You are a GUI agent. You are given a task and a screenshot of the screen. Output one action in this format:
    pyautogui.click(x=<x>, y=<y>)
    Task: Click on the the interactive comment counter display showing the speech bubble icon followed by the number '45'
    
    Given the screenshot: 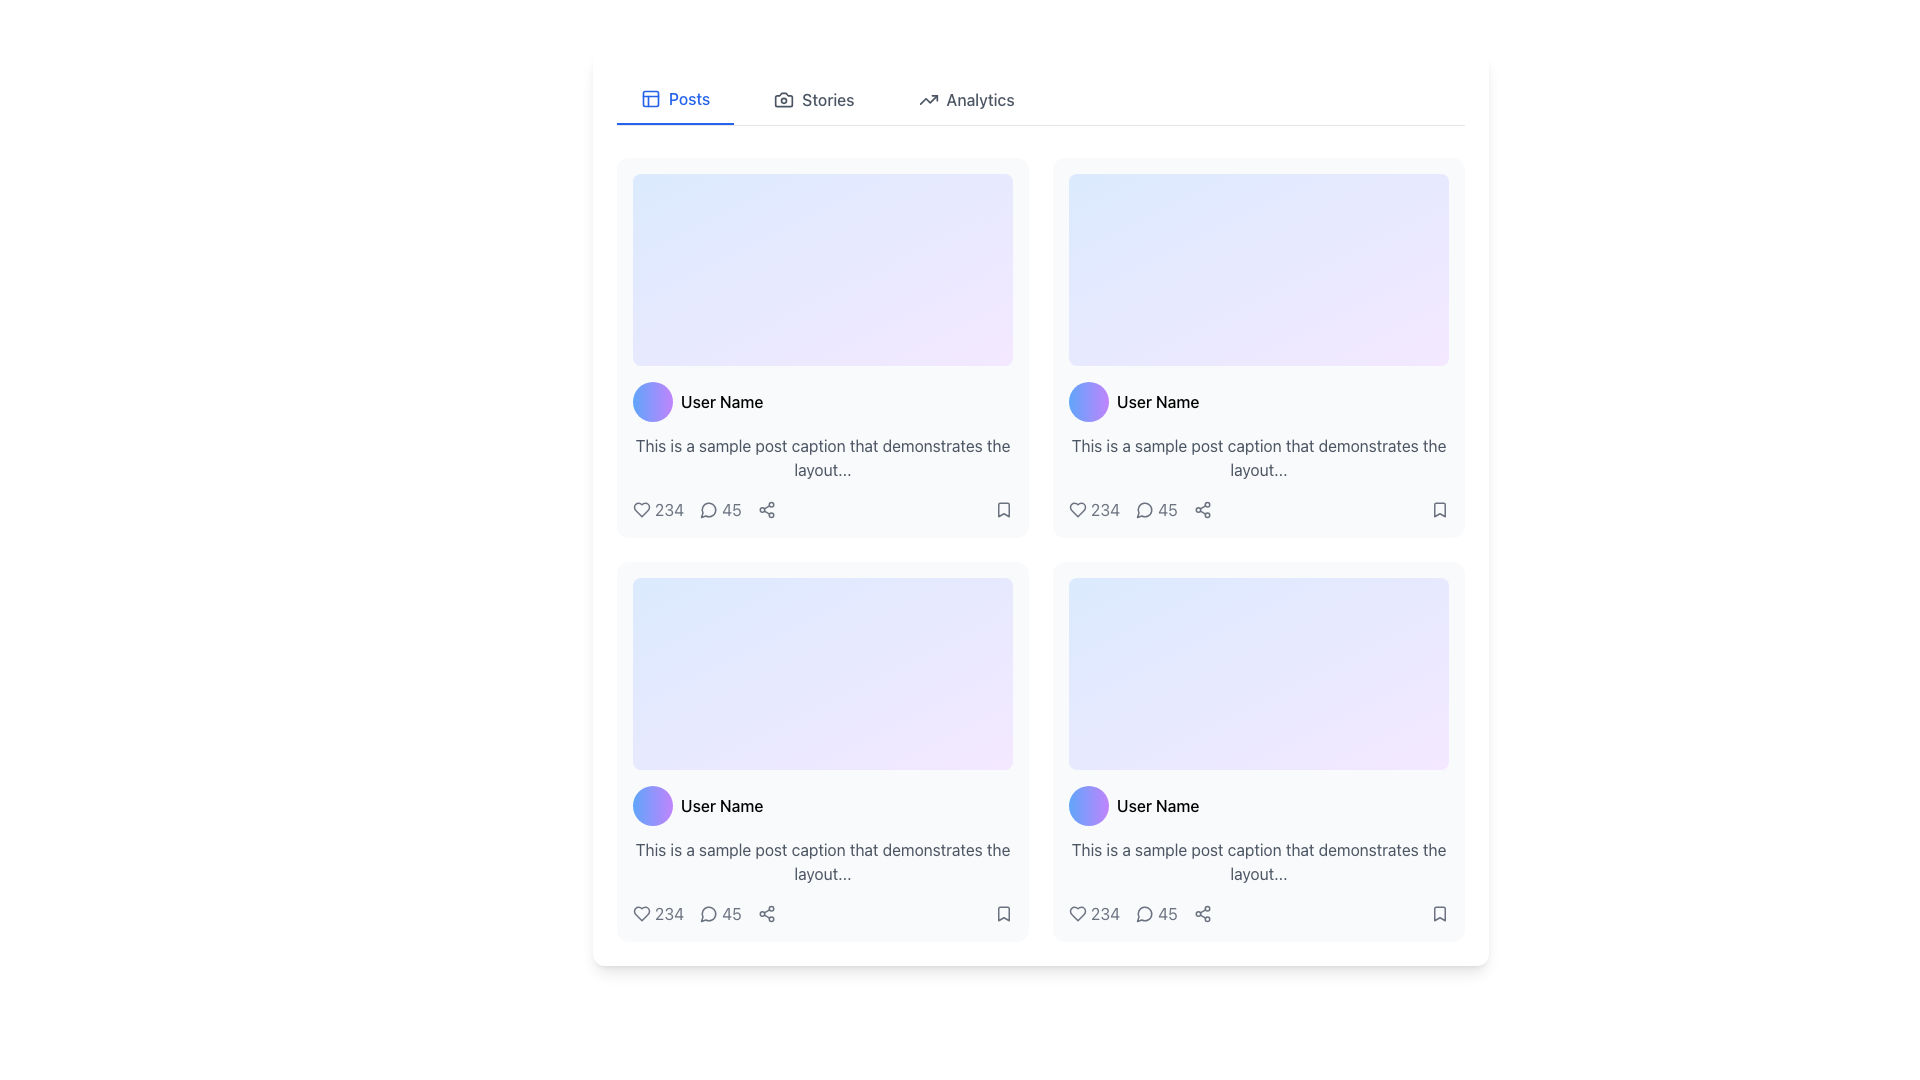 What is the action you would take?
    pyautogui.click(x=720, y=508)
    